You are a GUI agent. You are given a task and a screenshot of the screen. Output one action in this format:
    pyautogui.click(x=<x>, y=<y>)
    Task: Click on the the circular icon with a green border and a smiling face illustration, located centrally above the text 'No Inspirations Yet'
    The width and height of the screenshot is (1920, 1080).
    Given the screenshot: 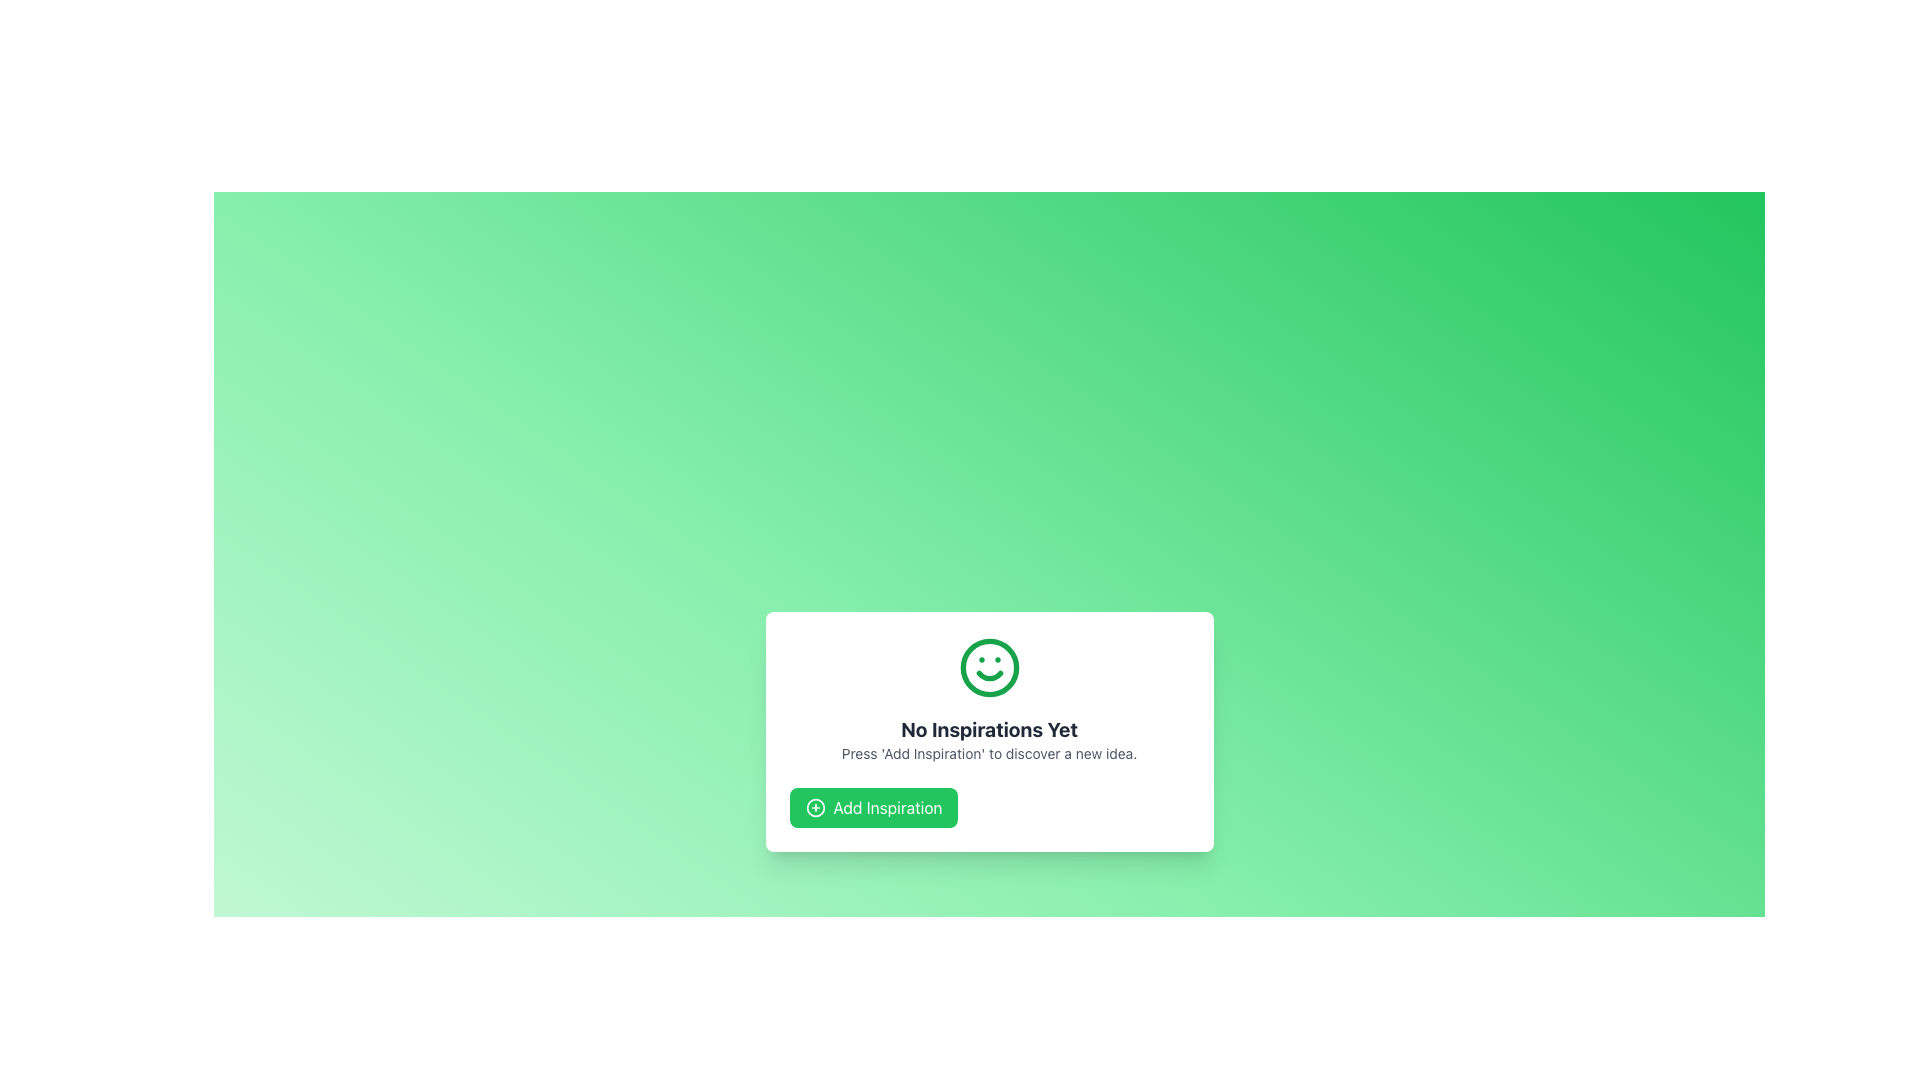 What is the action you would take?
    pyautogui.click(x=989, y=667)
    